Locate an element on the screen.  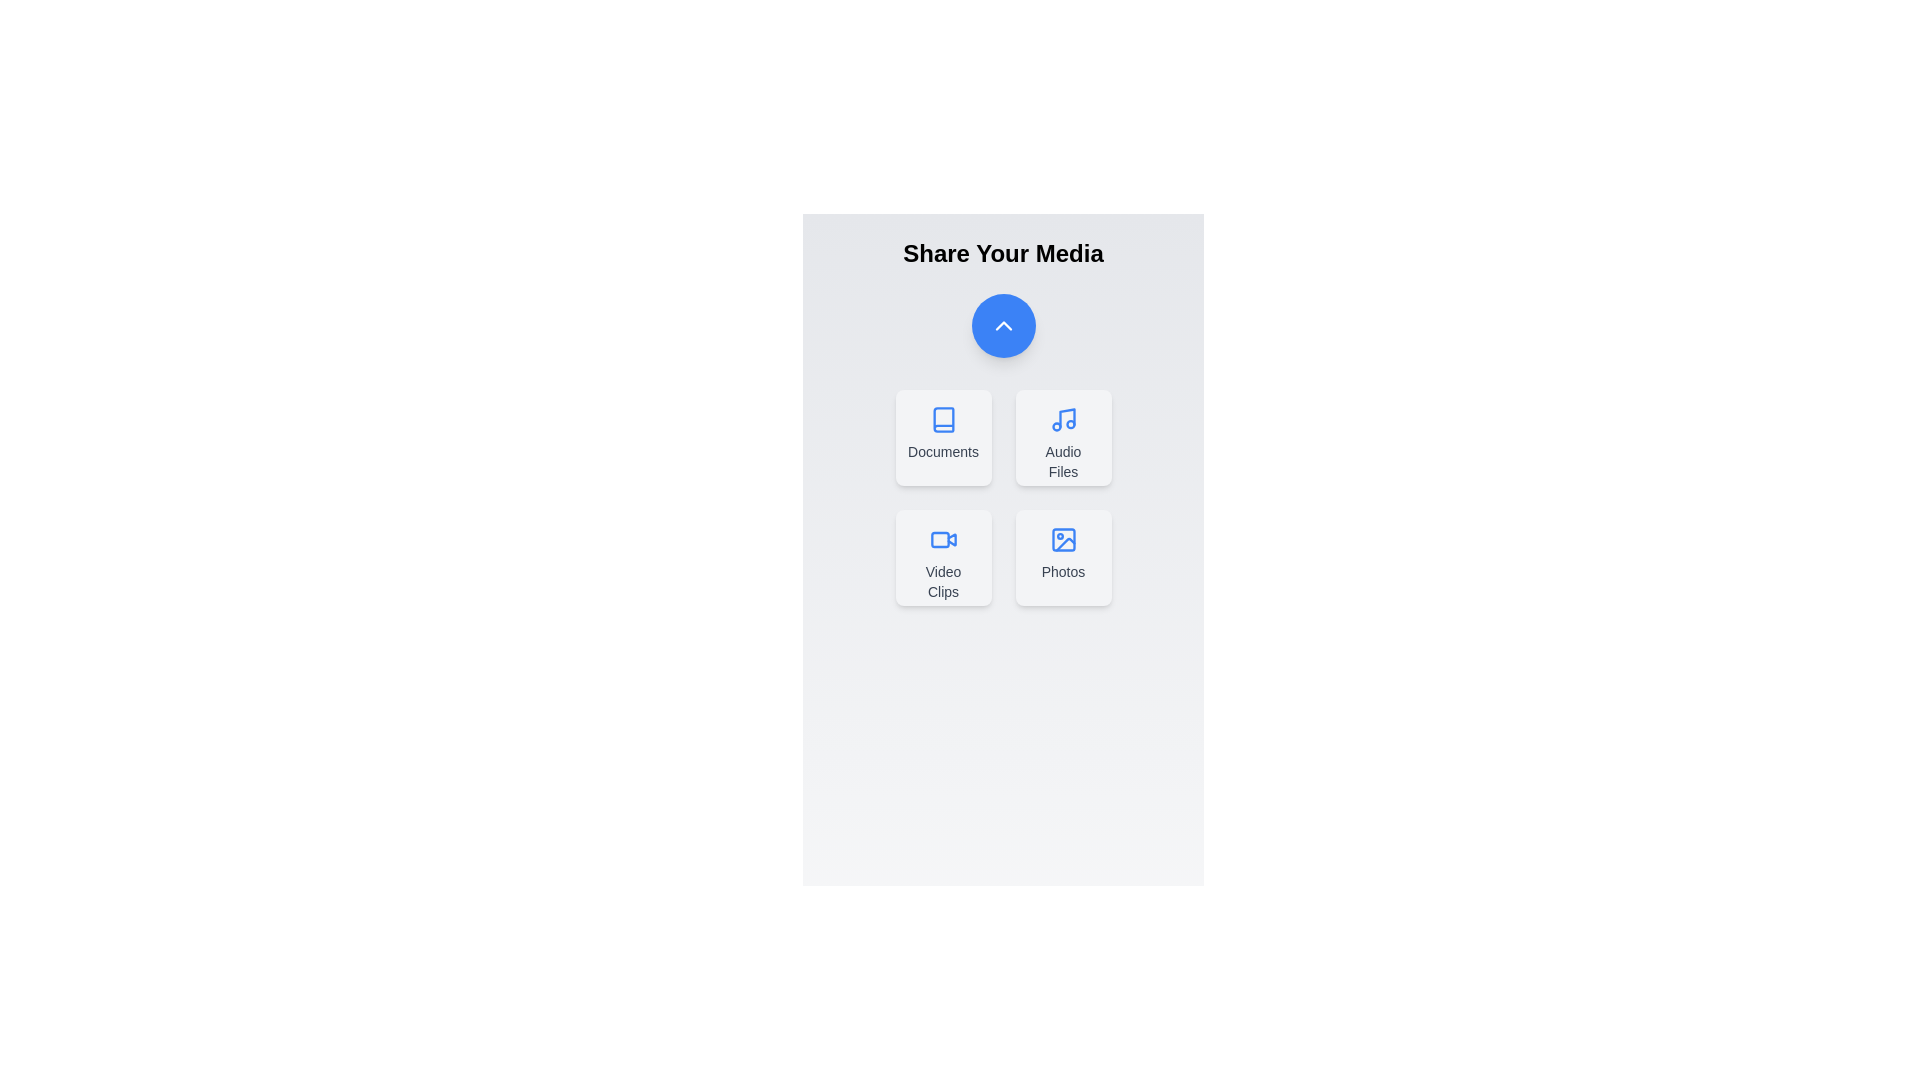
the text label for Documents is located at coordinates (942, 451).